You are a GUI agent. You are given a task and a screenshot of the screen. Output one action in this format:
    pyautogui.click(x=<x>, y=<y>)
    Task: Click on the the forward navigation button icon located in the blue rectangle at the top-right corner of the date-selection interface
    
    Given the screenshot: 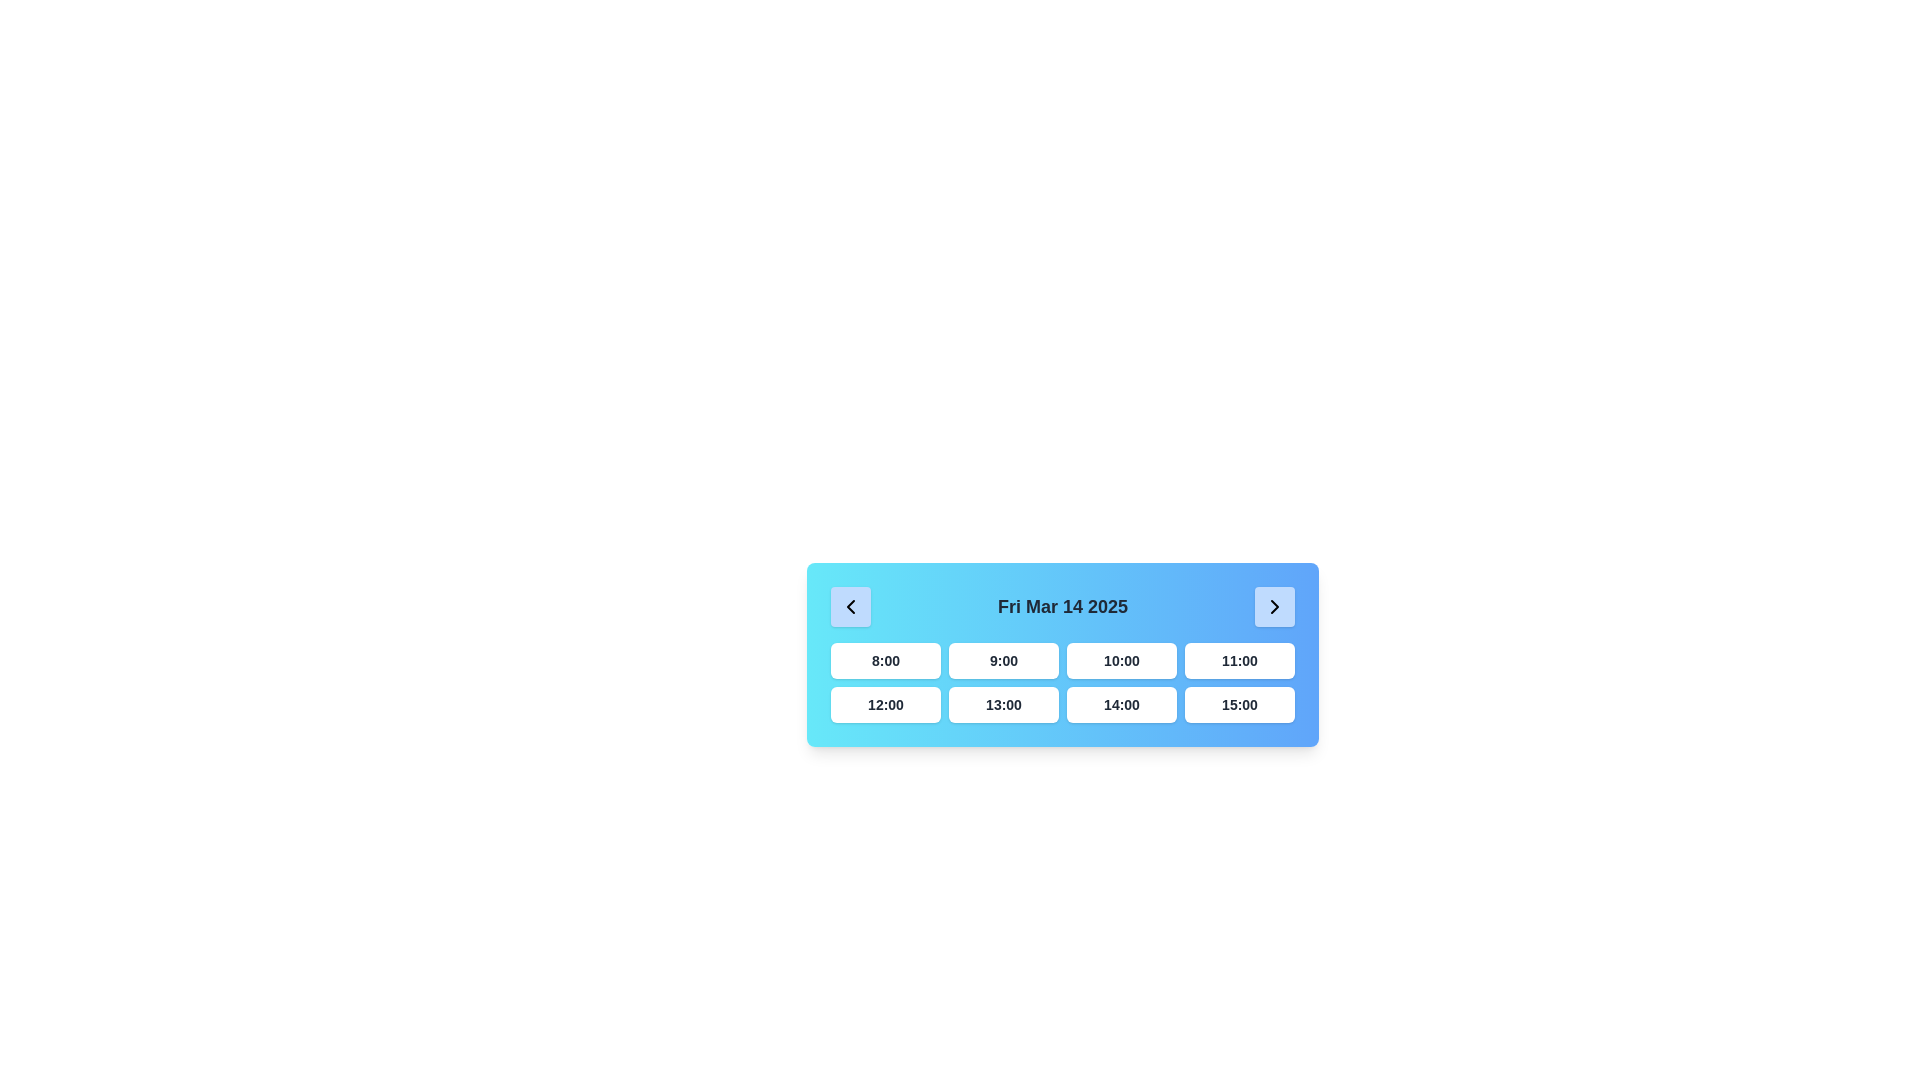 What is the action you would take?
    pyautogui.click(x=1274, y=605)
    